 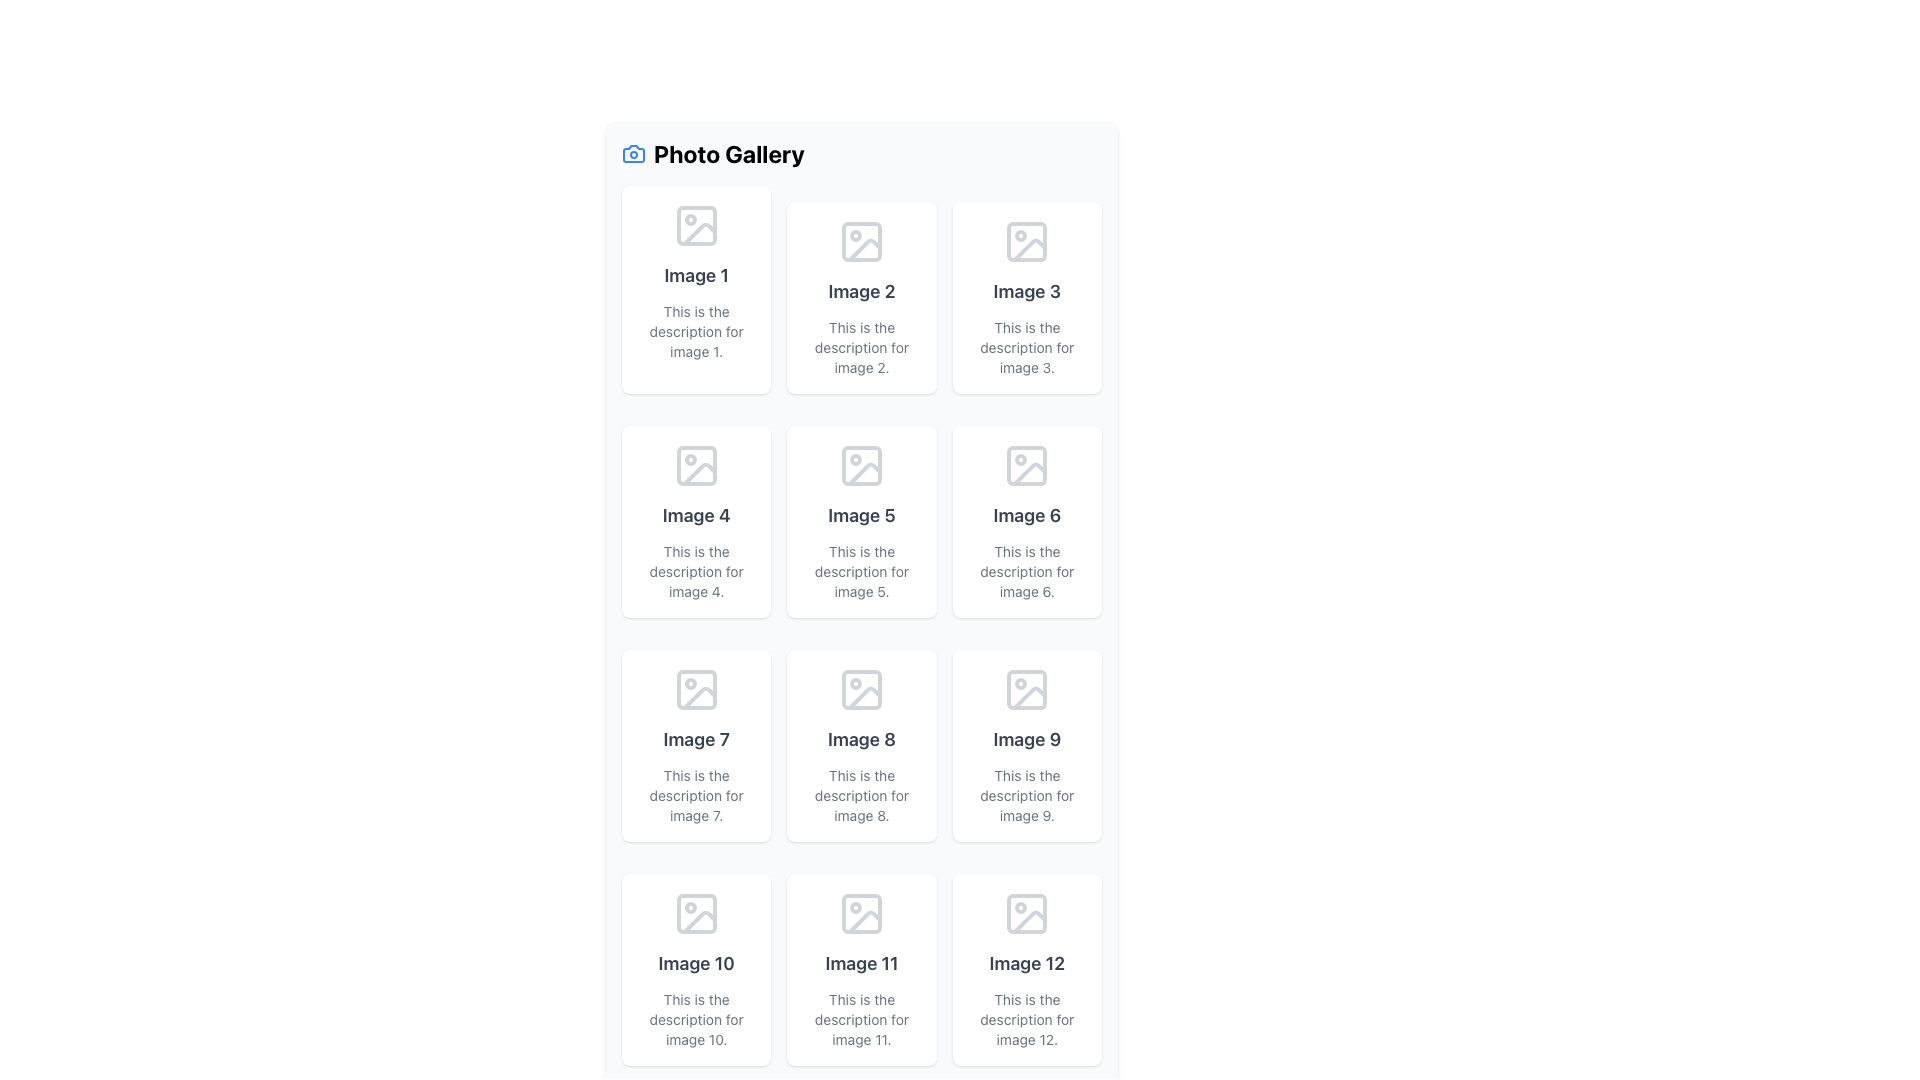 What do you see at coordinates (1027, 292) in the screenshot?
I see `text content of the text label displaying 'Image 3', which is part of the photo gallery interface located in the top right corner of the grid layout` at bounding box center [1027, 292].